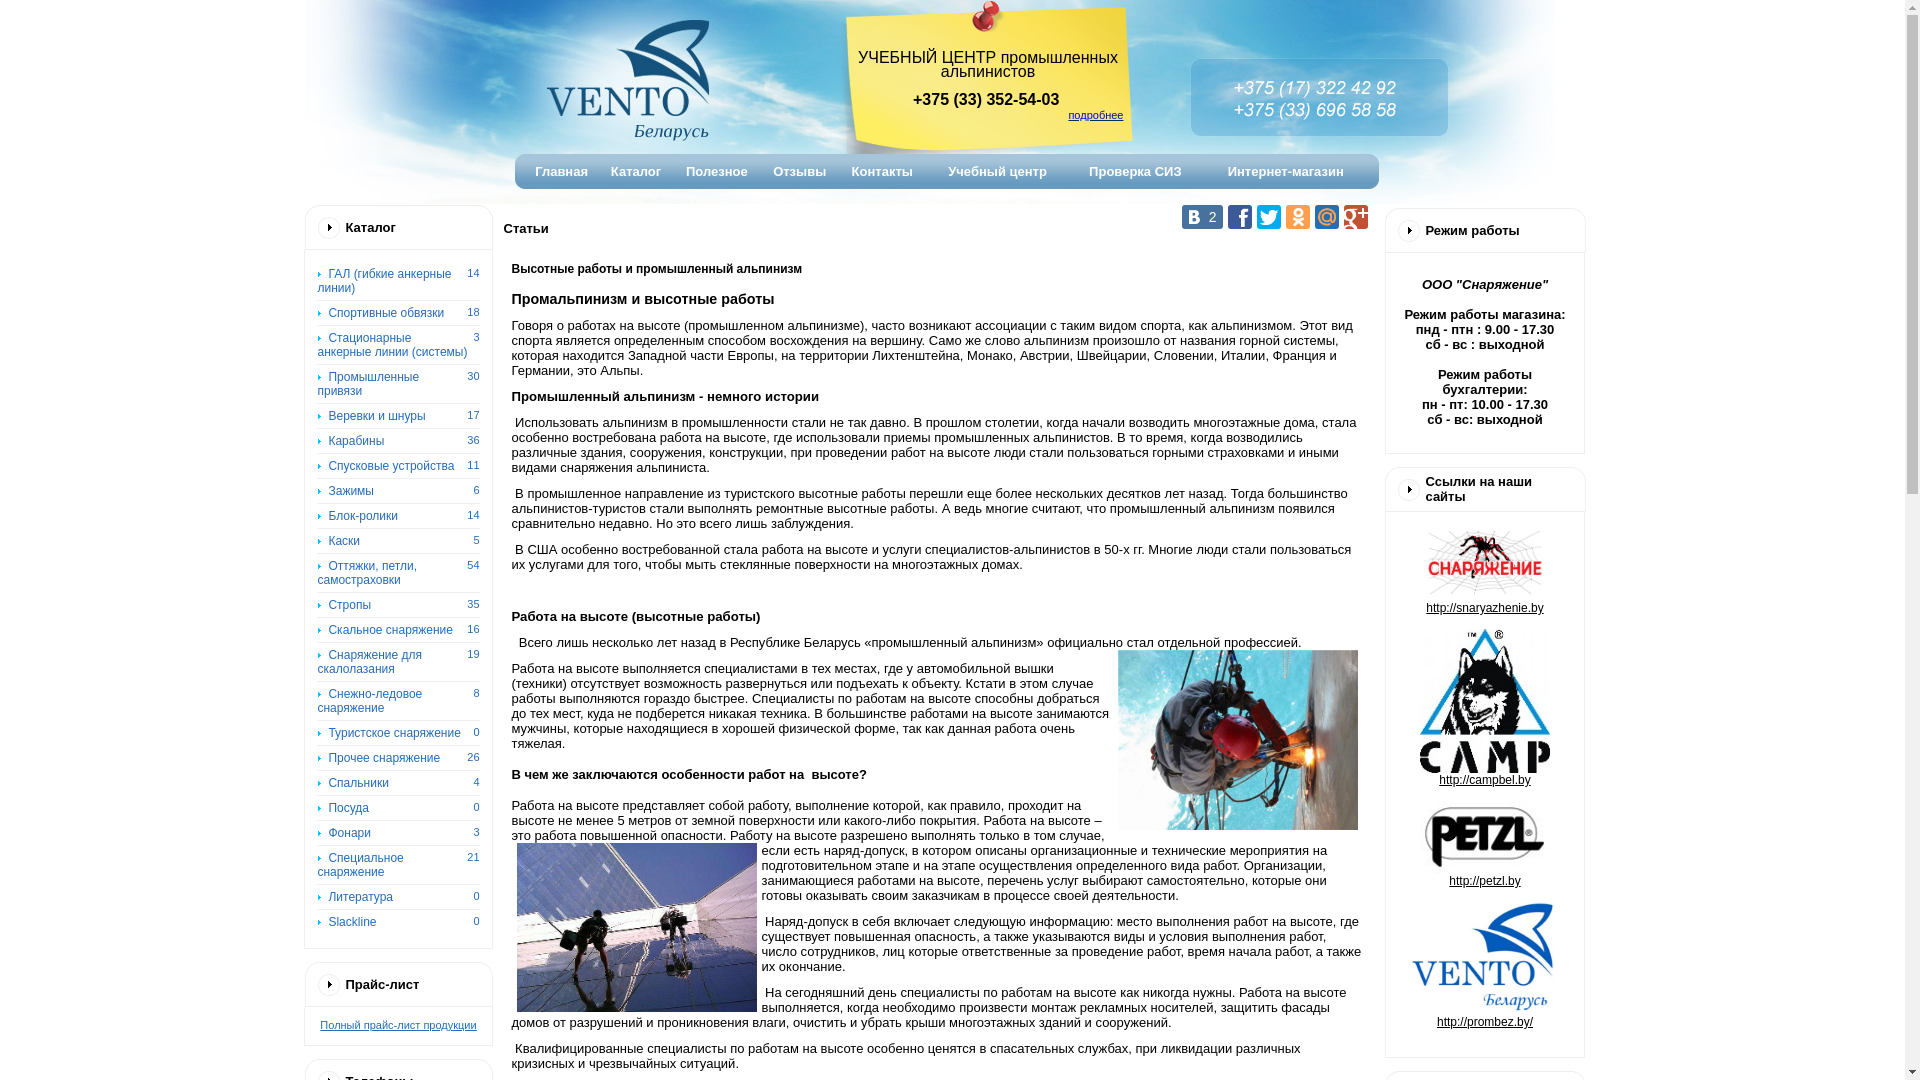  Describe the element at coordinates (1484, 951) in the screenshot. I see `'http://petzl.by` at that location.